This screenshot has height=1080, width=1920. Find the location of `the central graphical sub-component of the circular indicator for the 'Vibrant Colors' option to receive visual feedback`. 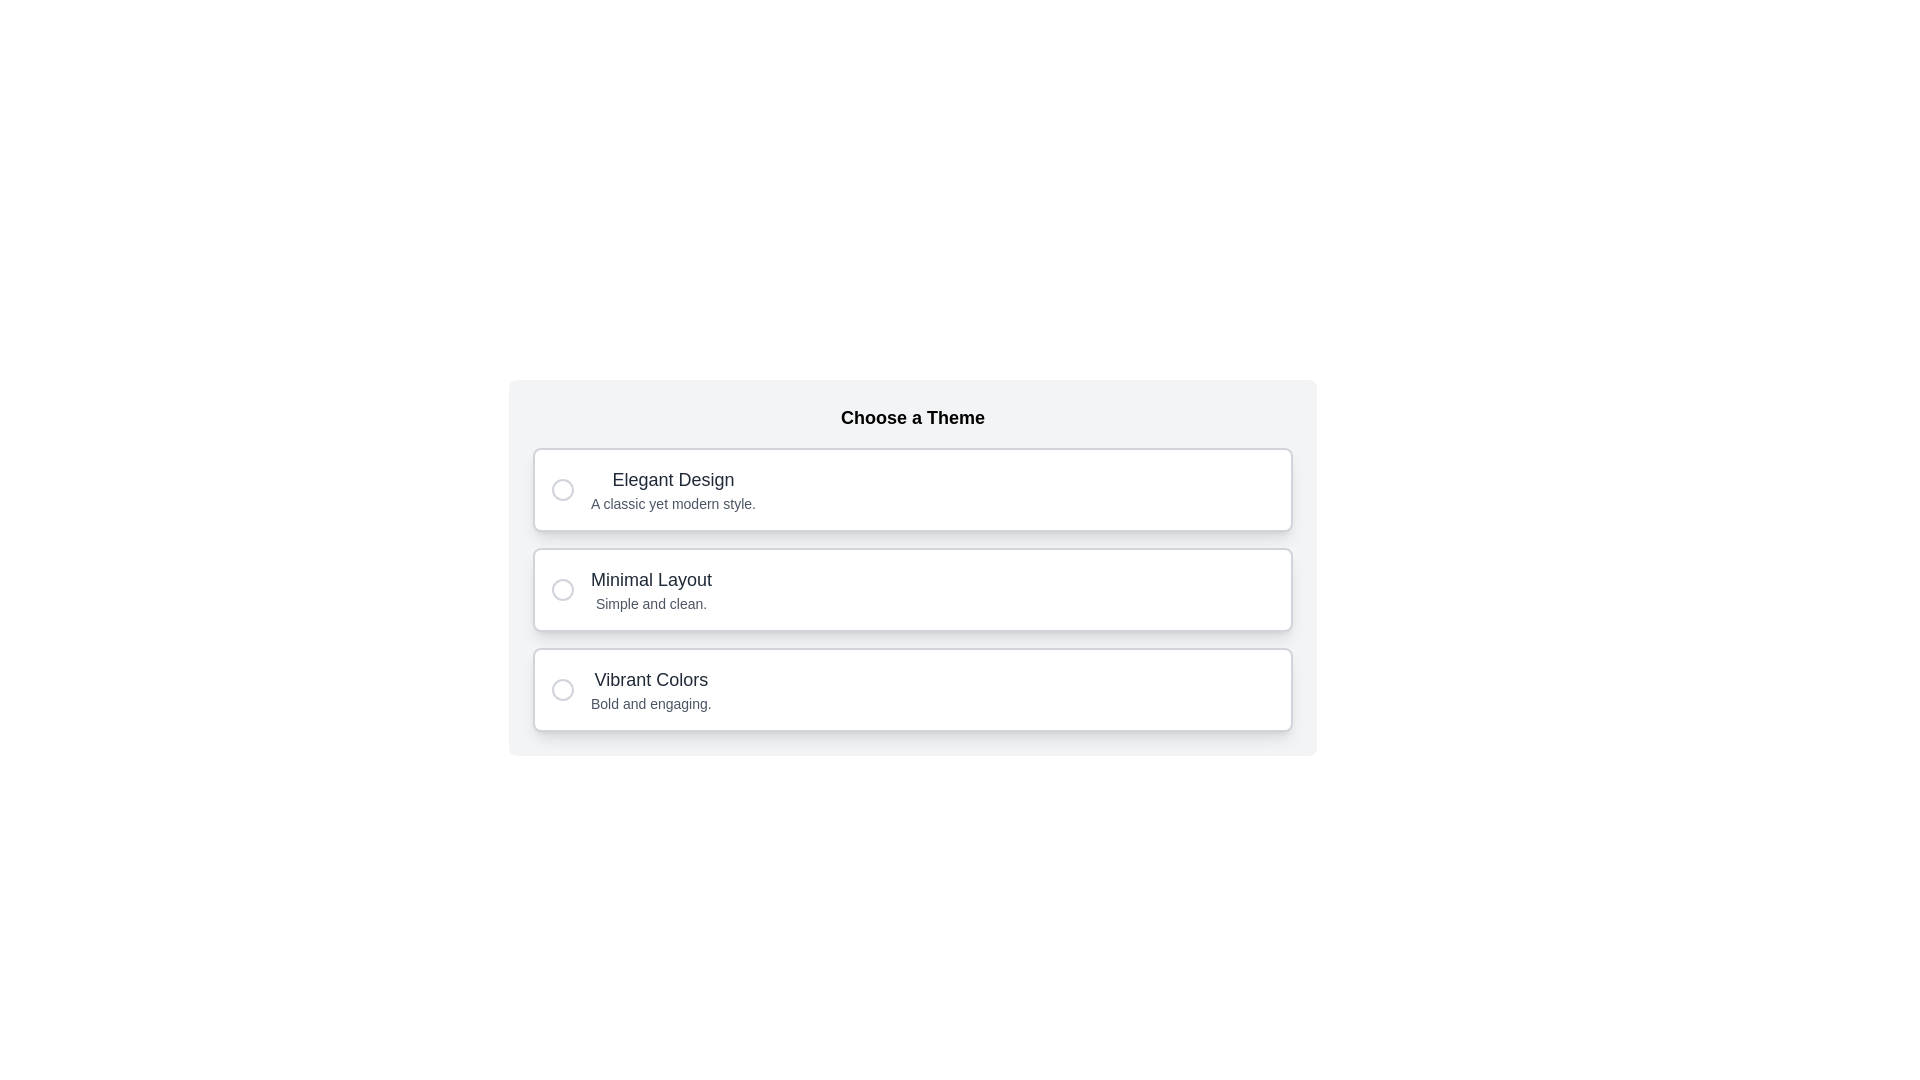

the central graphical sub-component of the circular indicator for the 'Vibrant Colors' option to receive visual feedback is located at coordinates (561, 689).